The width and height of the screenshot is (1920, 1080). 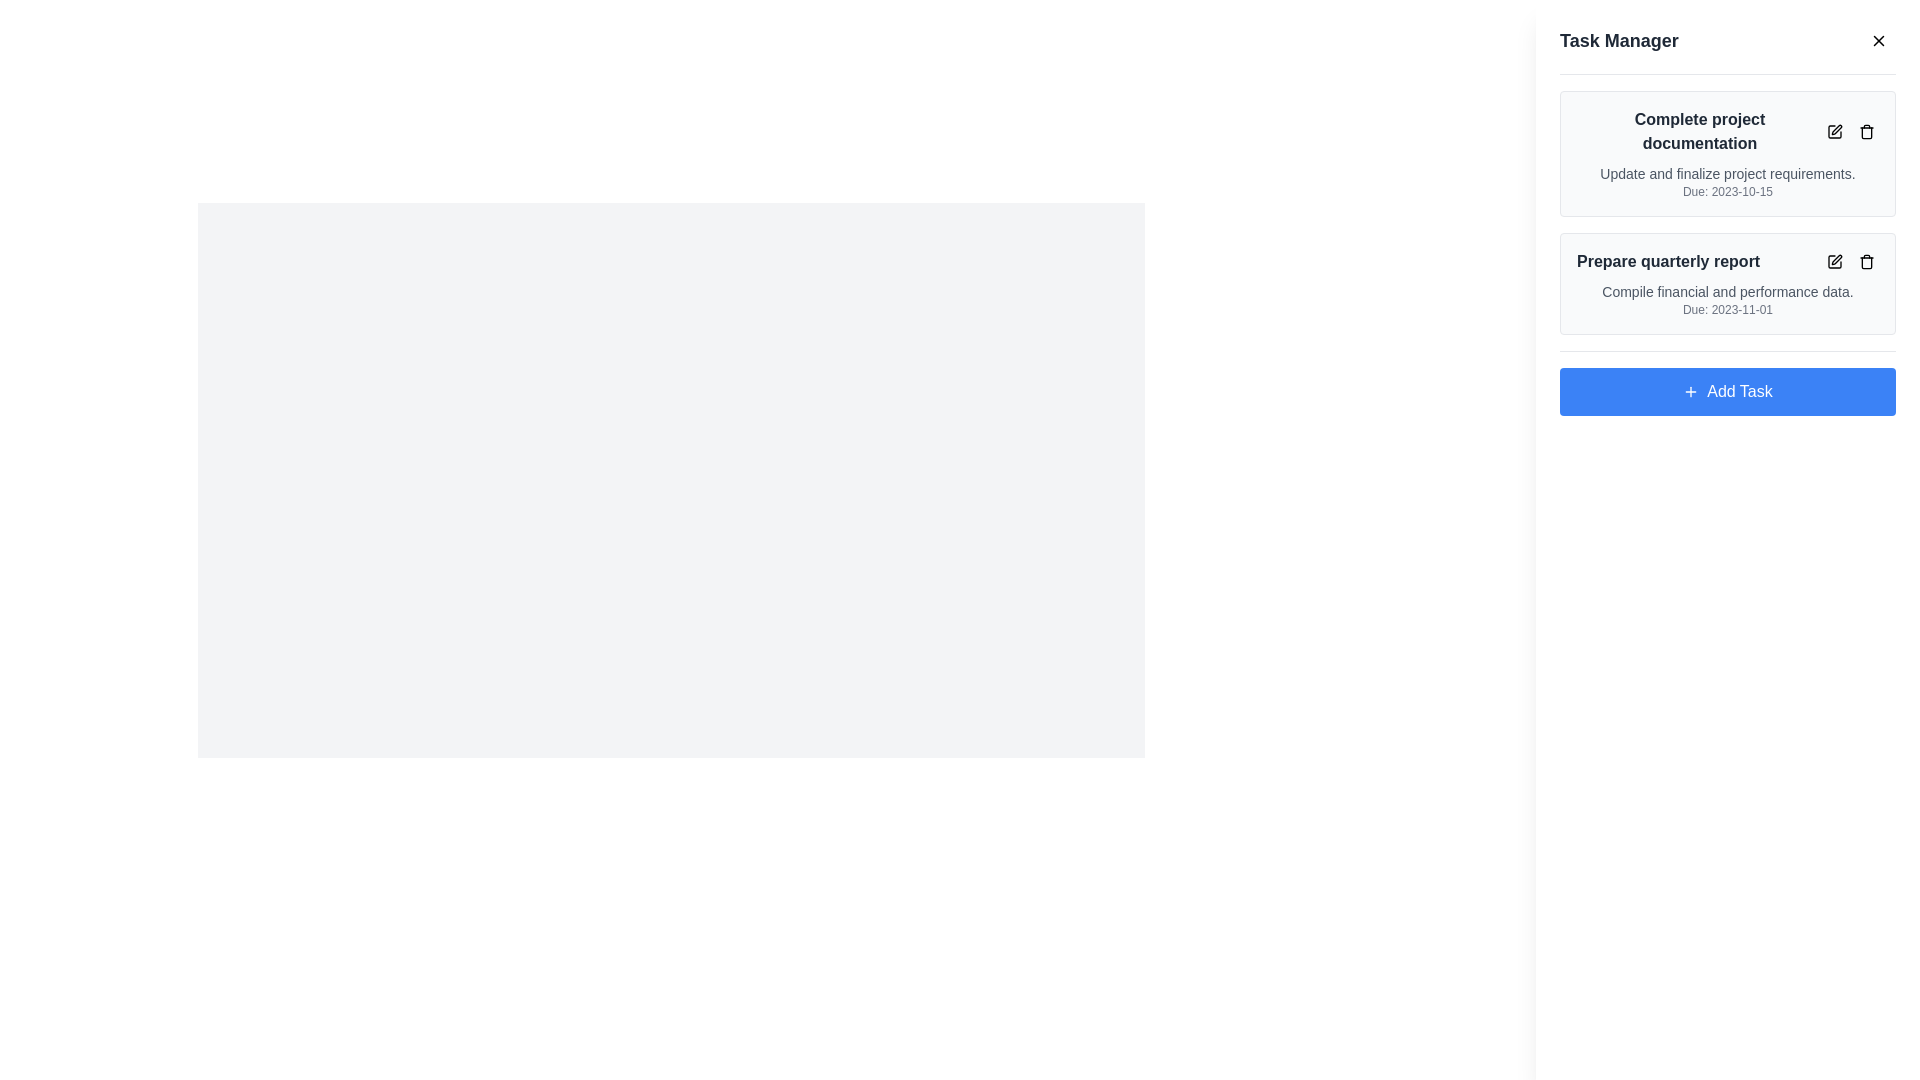 What do you see at coordinates (1877, 41) in the screenshot?
I see `the close button located in the top-right corner of the 'Task Manager' panel` at bounding box center [1877, 41].